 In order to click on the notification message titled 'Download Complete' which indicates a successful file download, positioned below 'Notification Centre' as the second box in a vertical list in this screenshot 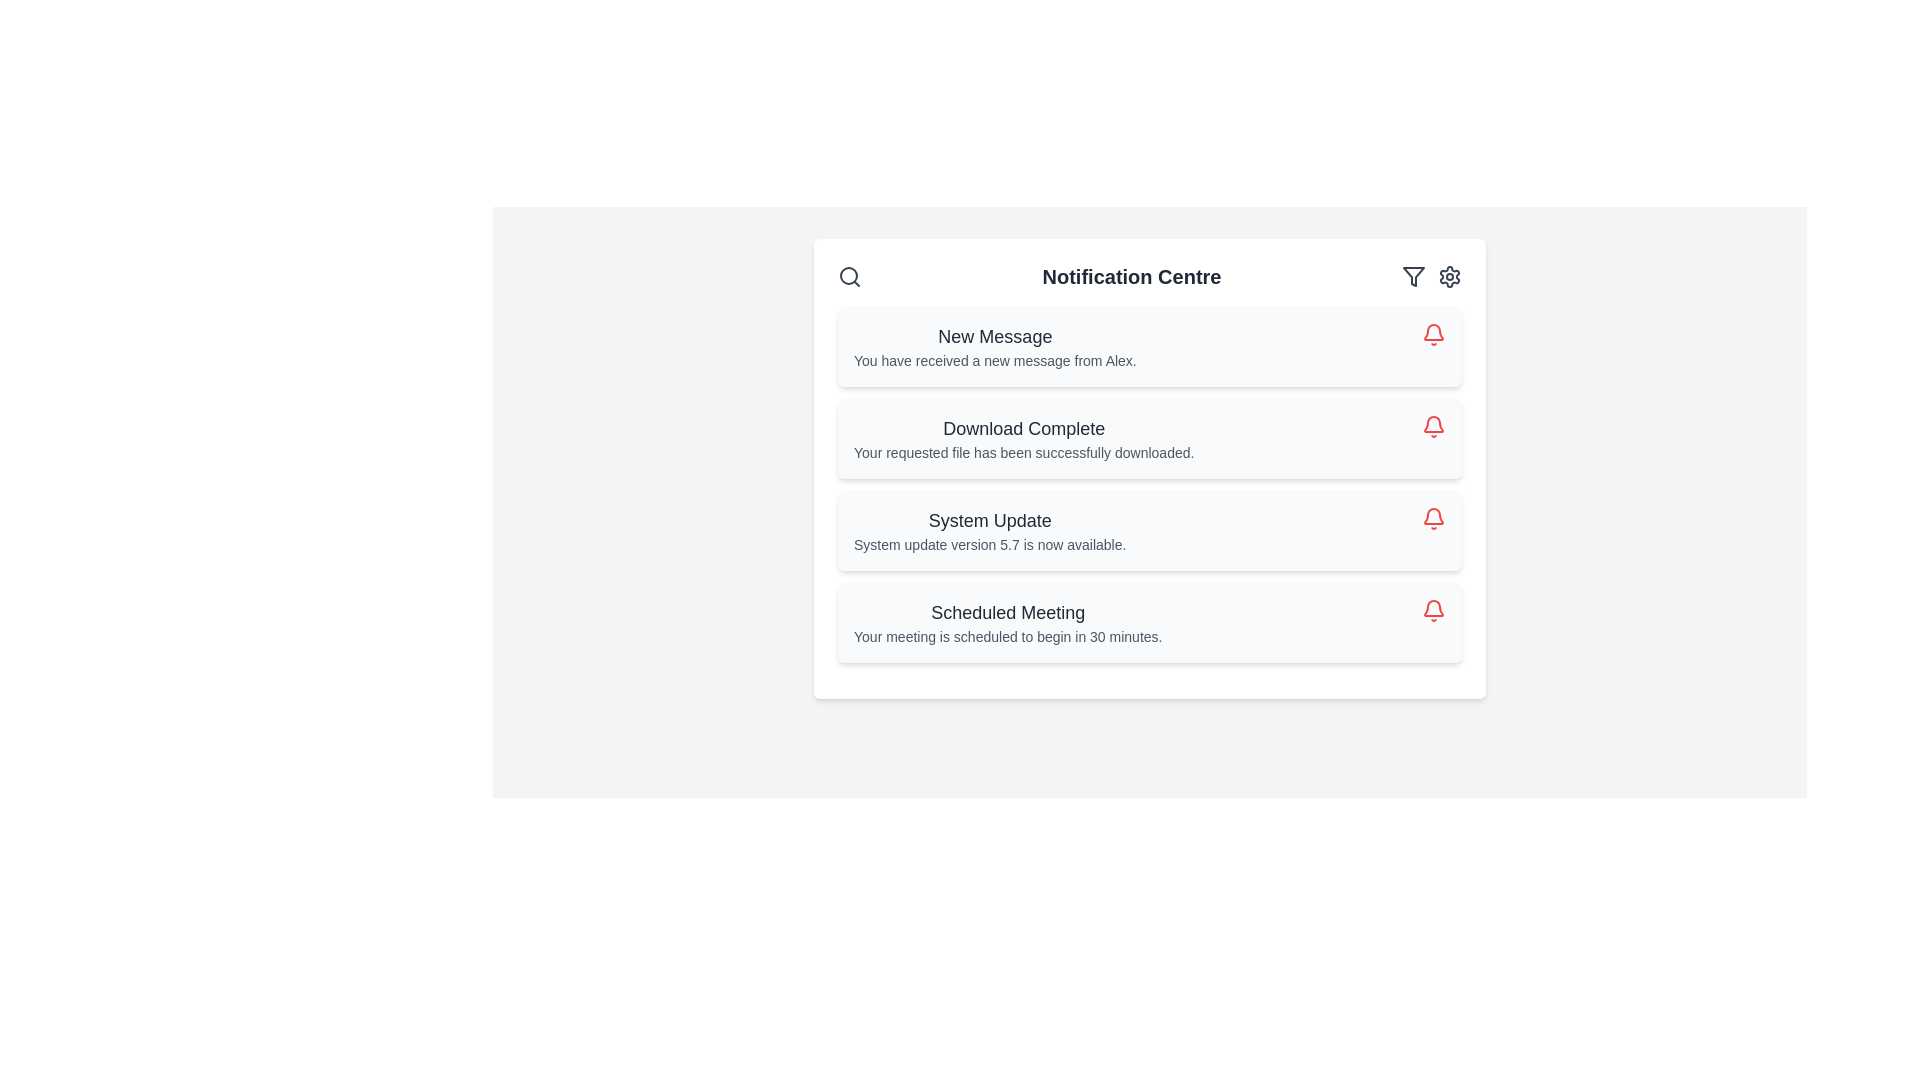, I will do `click(1150, 469)`.